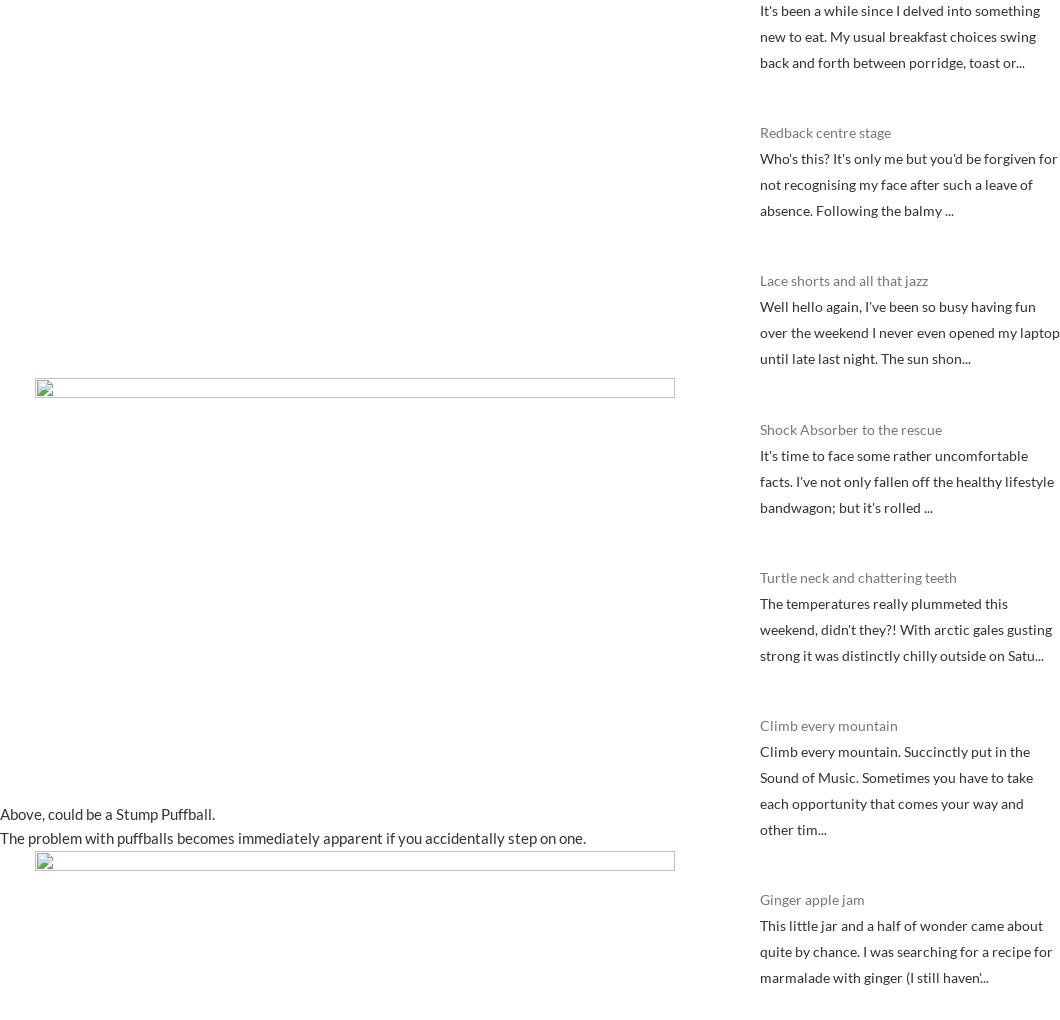 This screenshot has width=1060, height=1020. What do you see at coordinates (858, 576) in the screenshot?
I see `'Turtle neck and chattering teeth'` at bounding box center [858, 576].